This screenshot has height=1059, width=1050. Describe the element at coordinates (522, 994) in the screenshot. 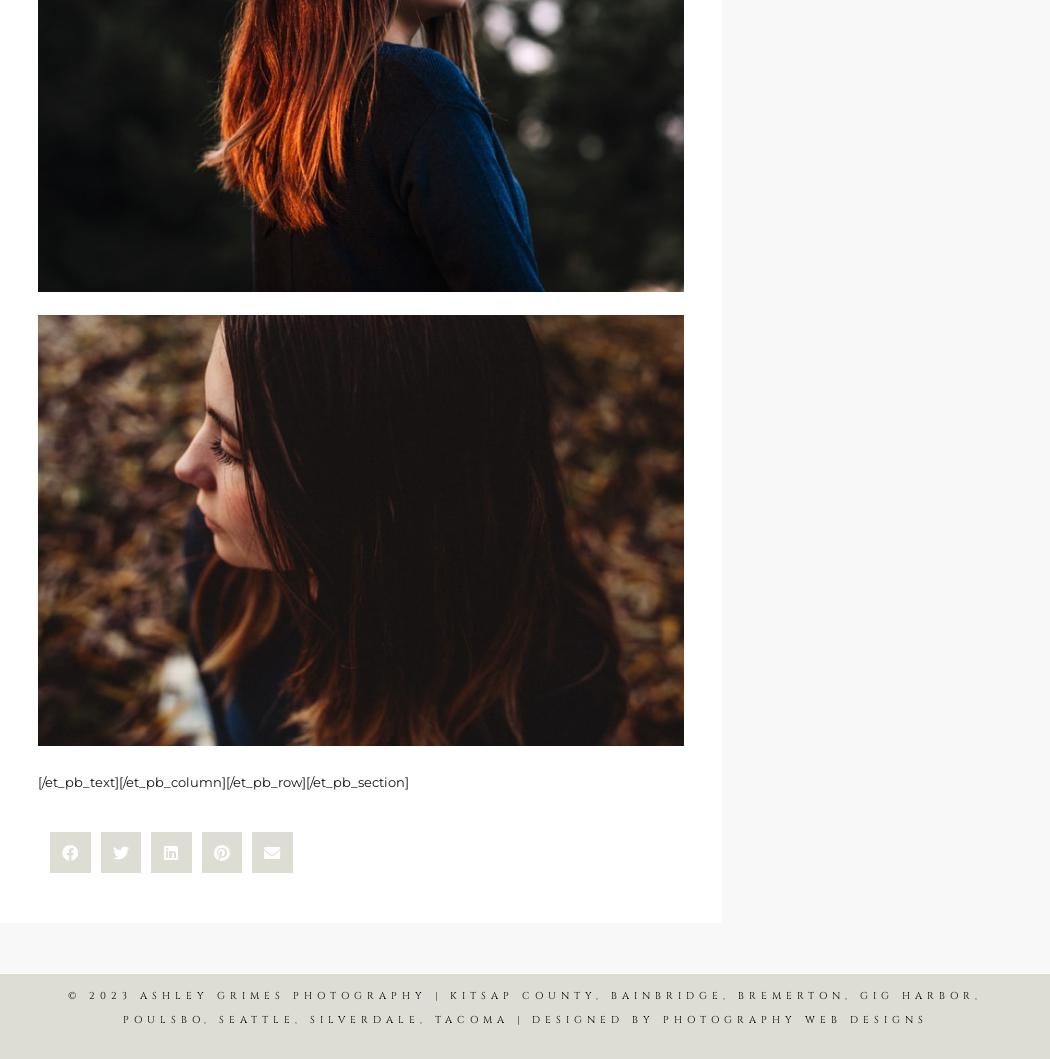

I see `'KITSAP COUNTY'` at that location.